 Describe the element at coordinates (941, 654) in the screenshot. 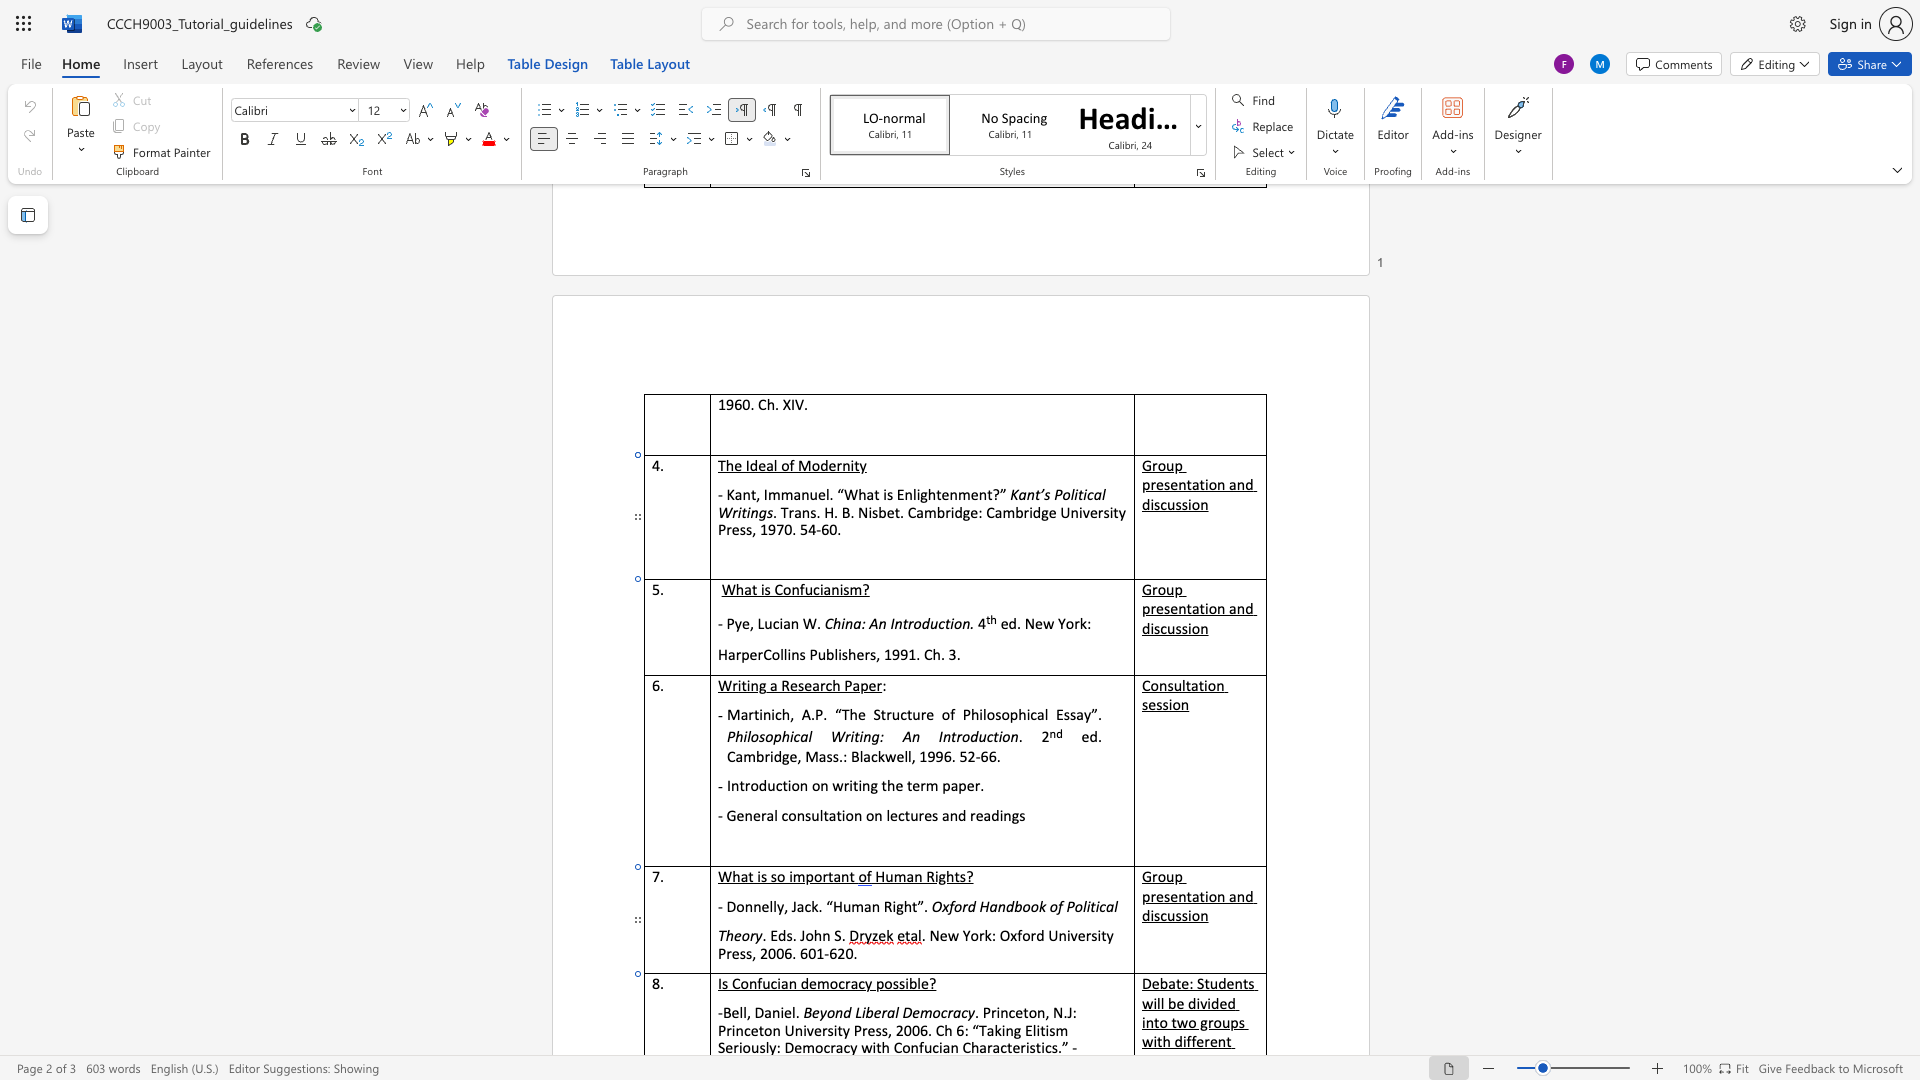

I see `the 2th character "." in the text` at that location.